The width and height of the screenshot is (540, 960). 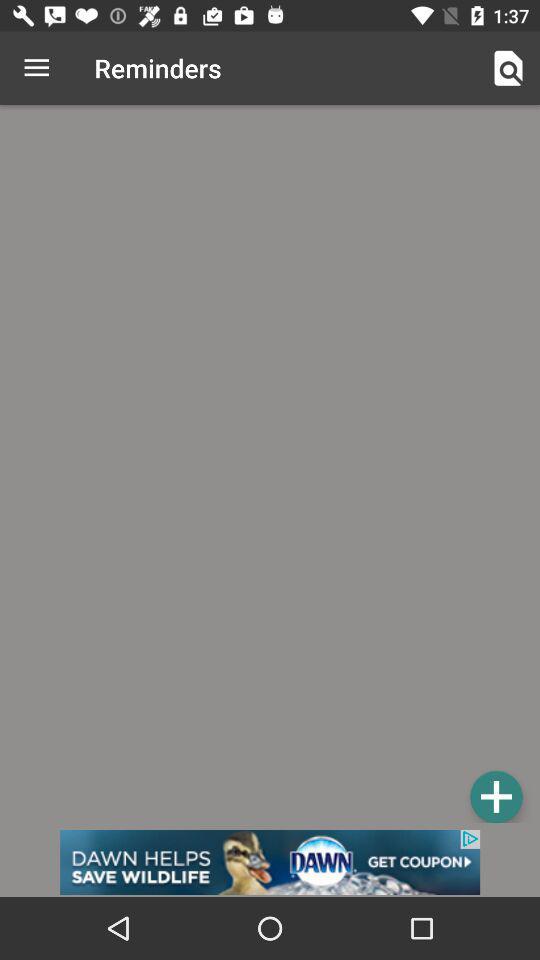 What do you see at coordinates (495, 796) in the screenshot?
I see `more` at bounding box center [495, 796].